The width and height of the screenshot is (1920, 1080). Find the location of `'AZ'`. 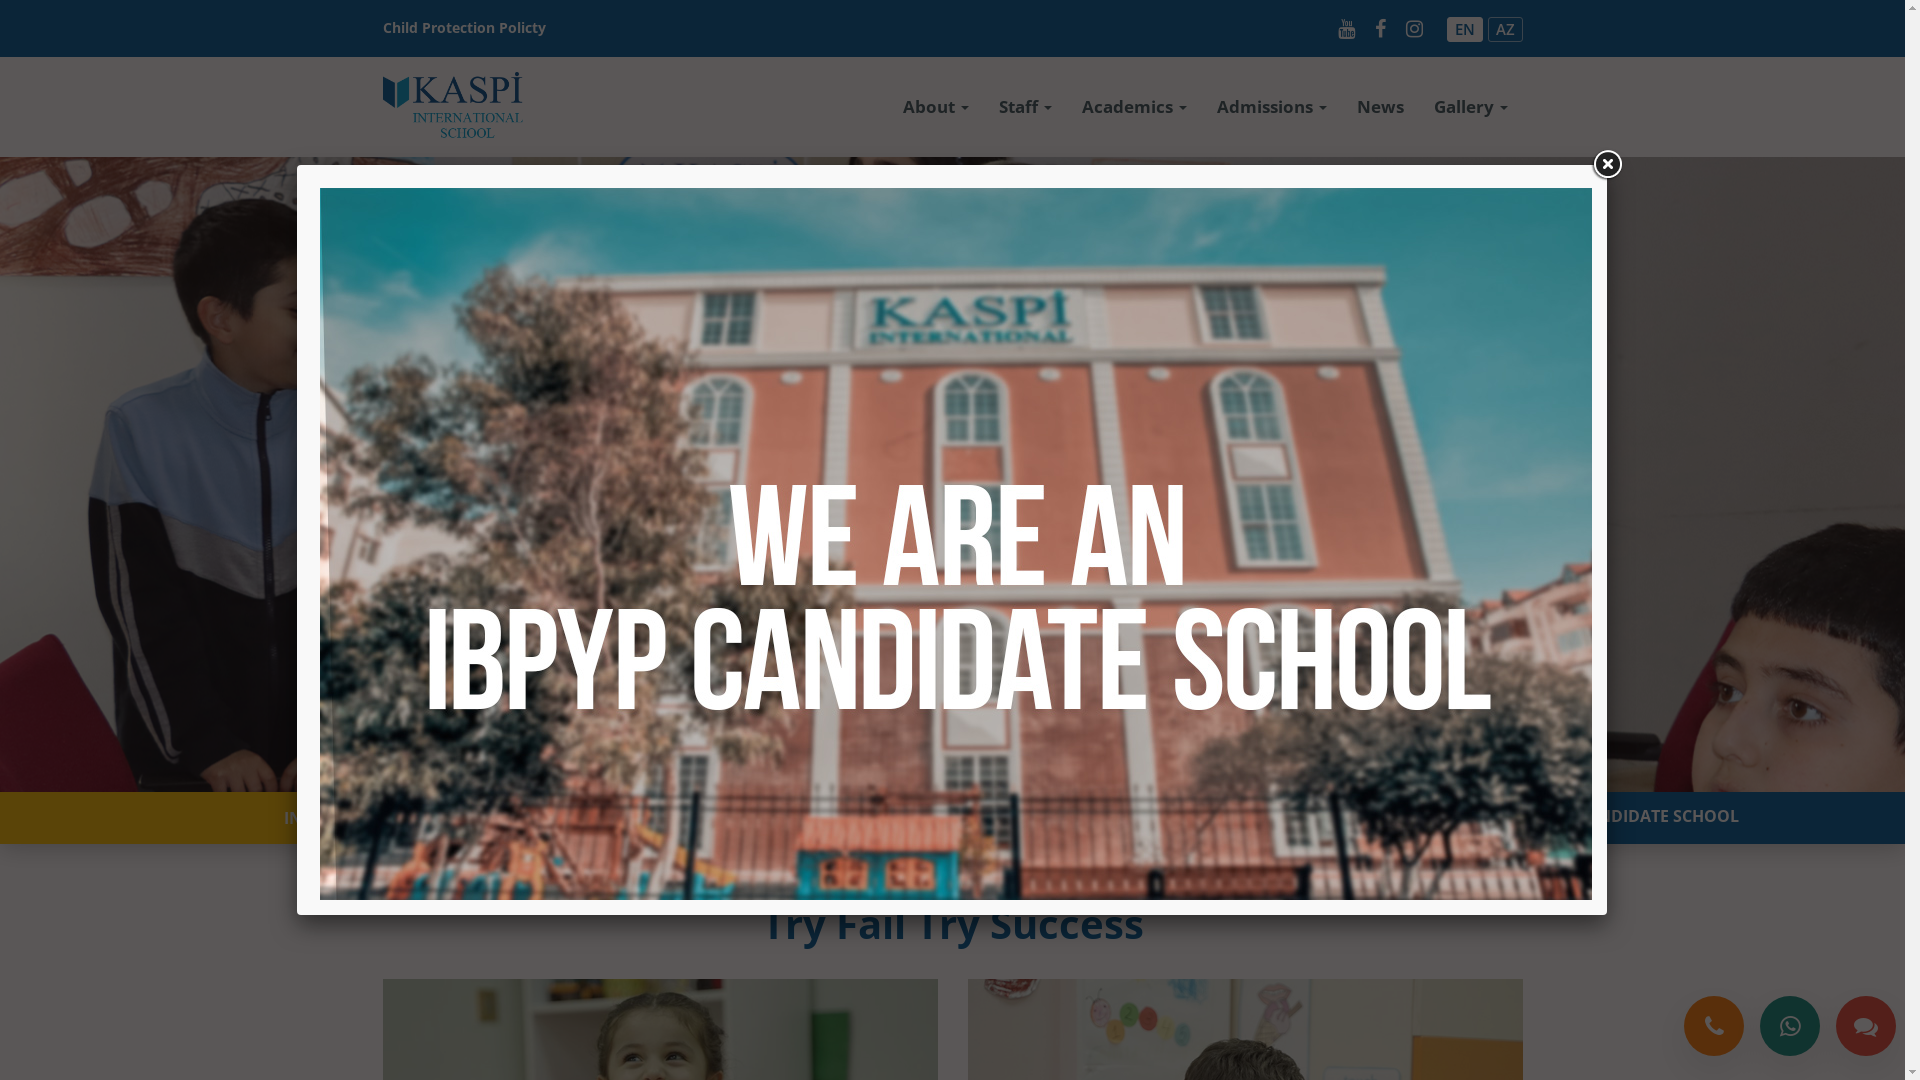

'AZ' is located at coordinates (1505, 28).